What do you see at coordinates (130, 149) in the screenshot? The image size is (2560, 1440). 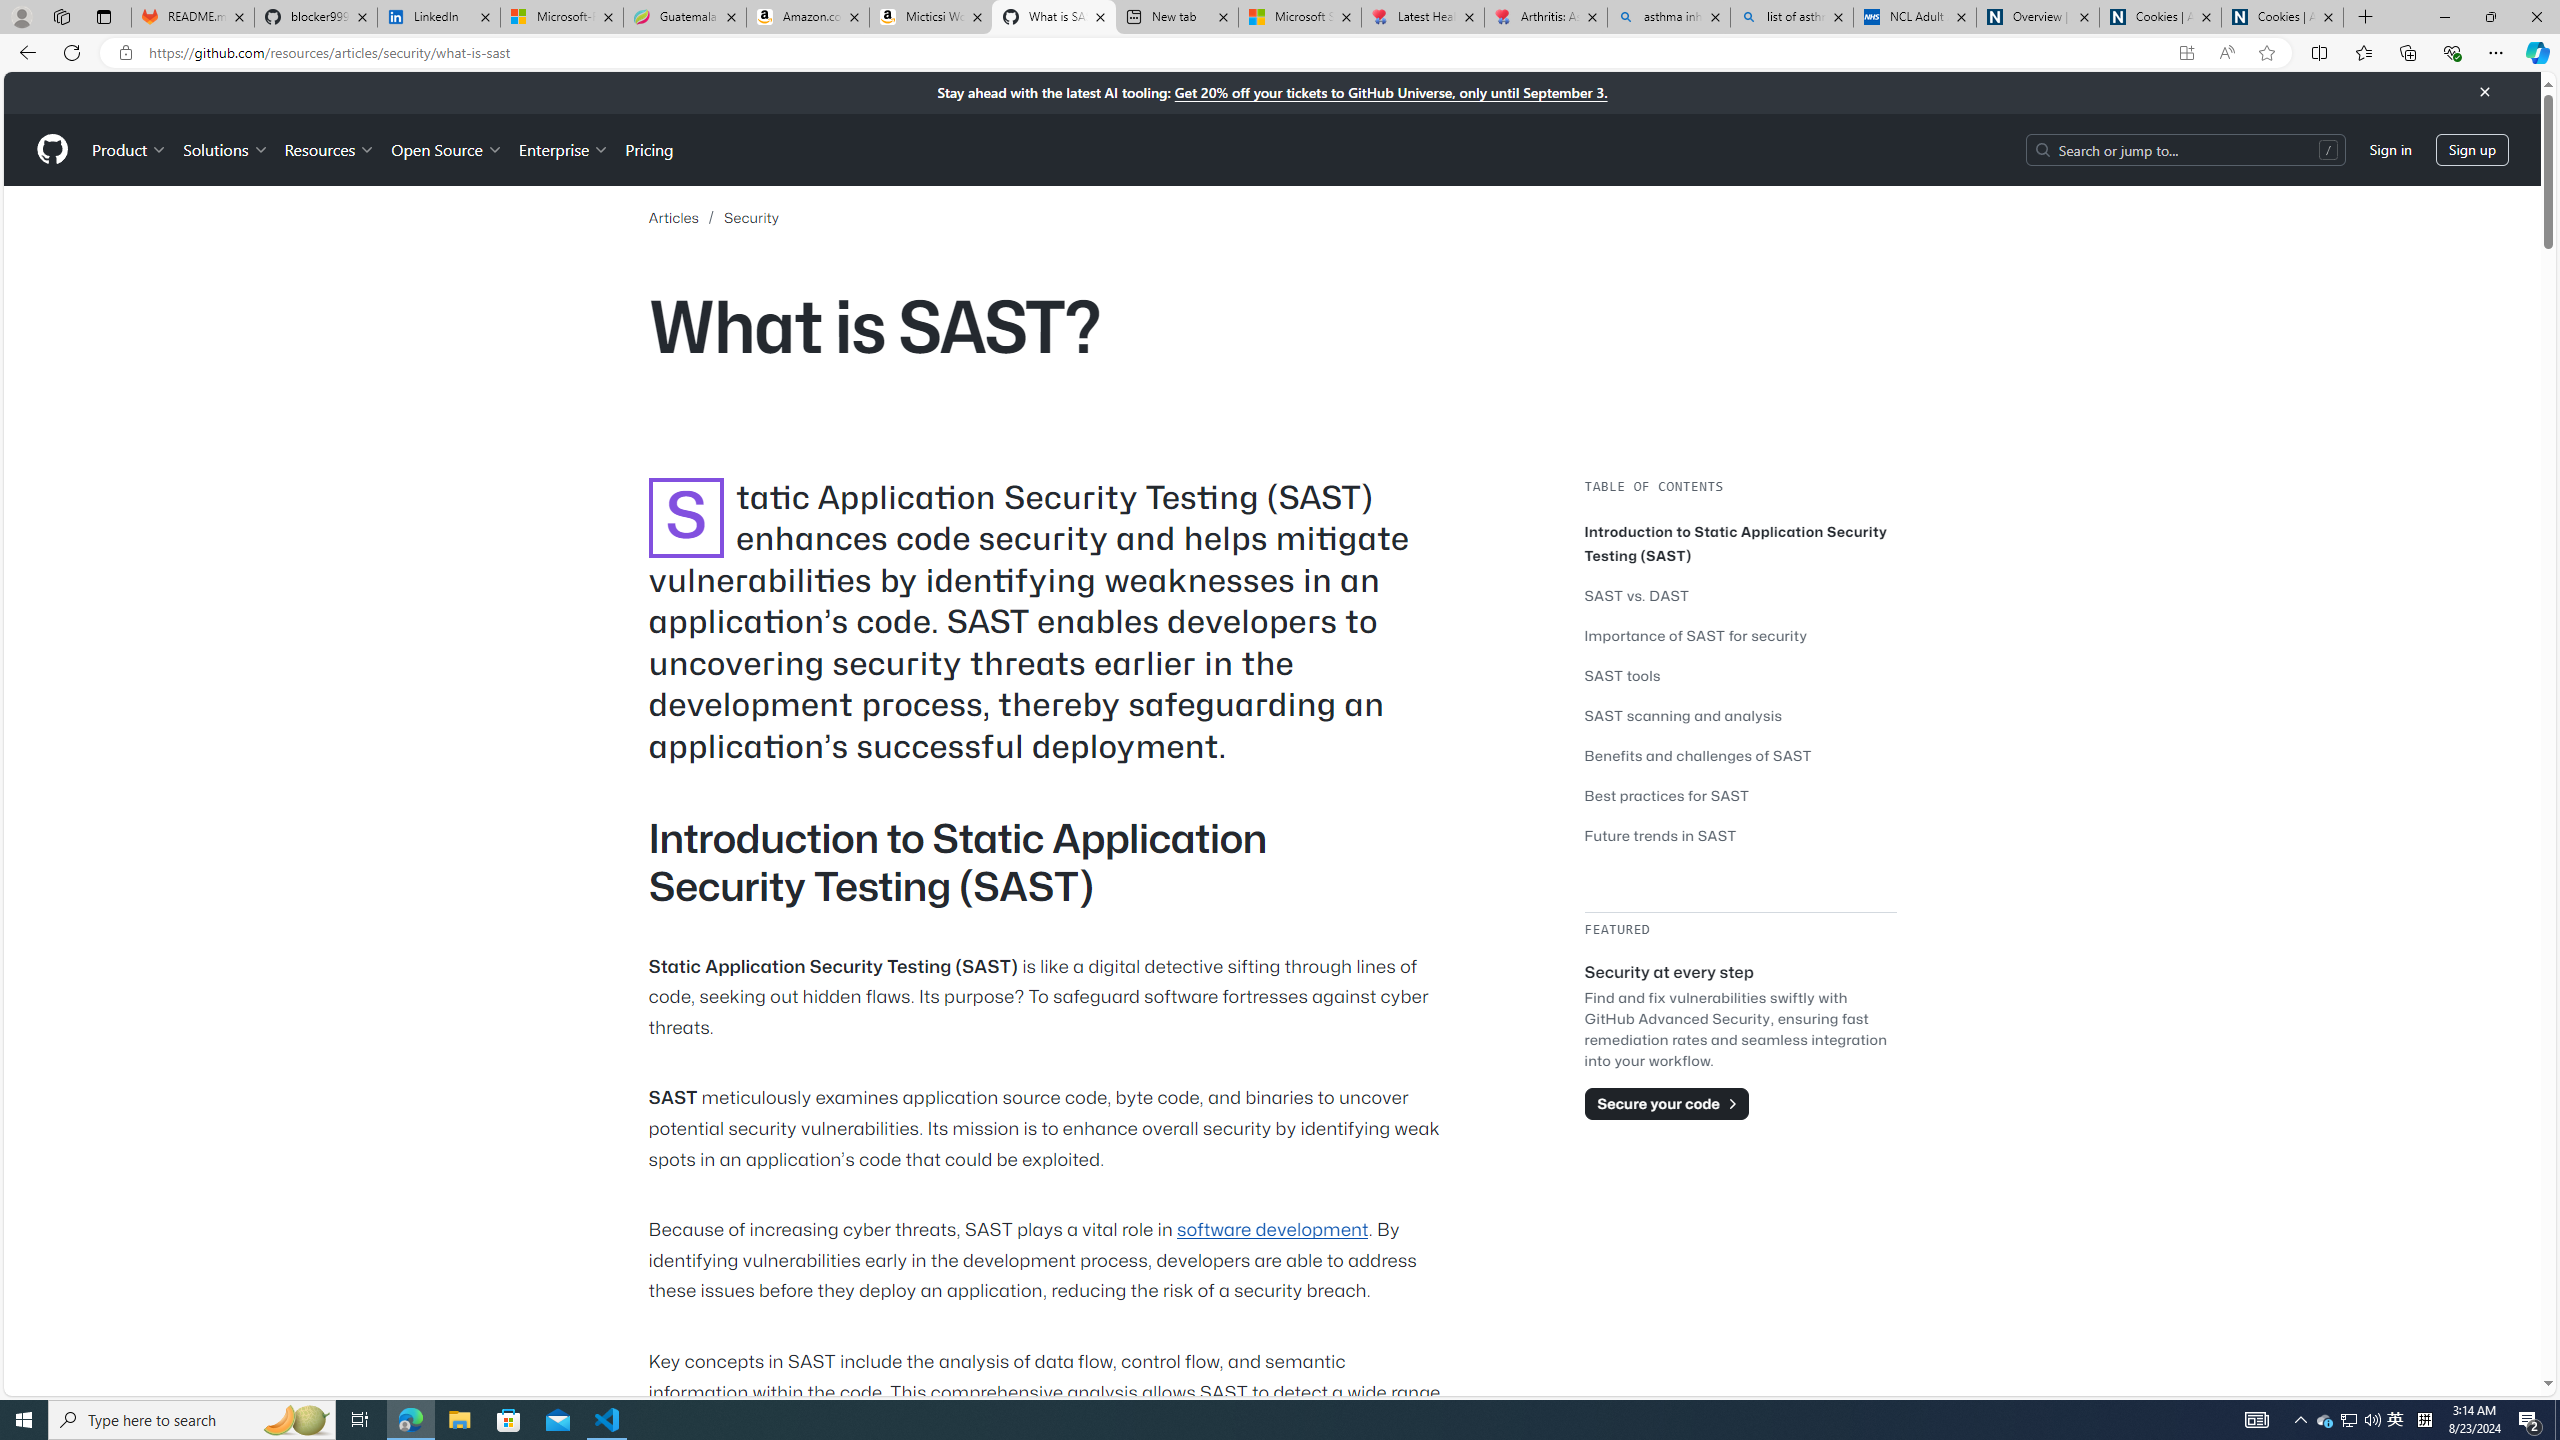 I see `'Product'` at bounding box center [130, 149].